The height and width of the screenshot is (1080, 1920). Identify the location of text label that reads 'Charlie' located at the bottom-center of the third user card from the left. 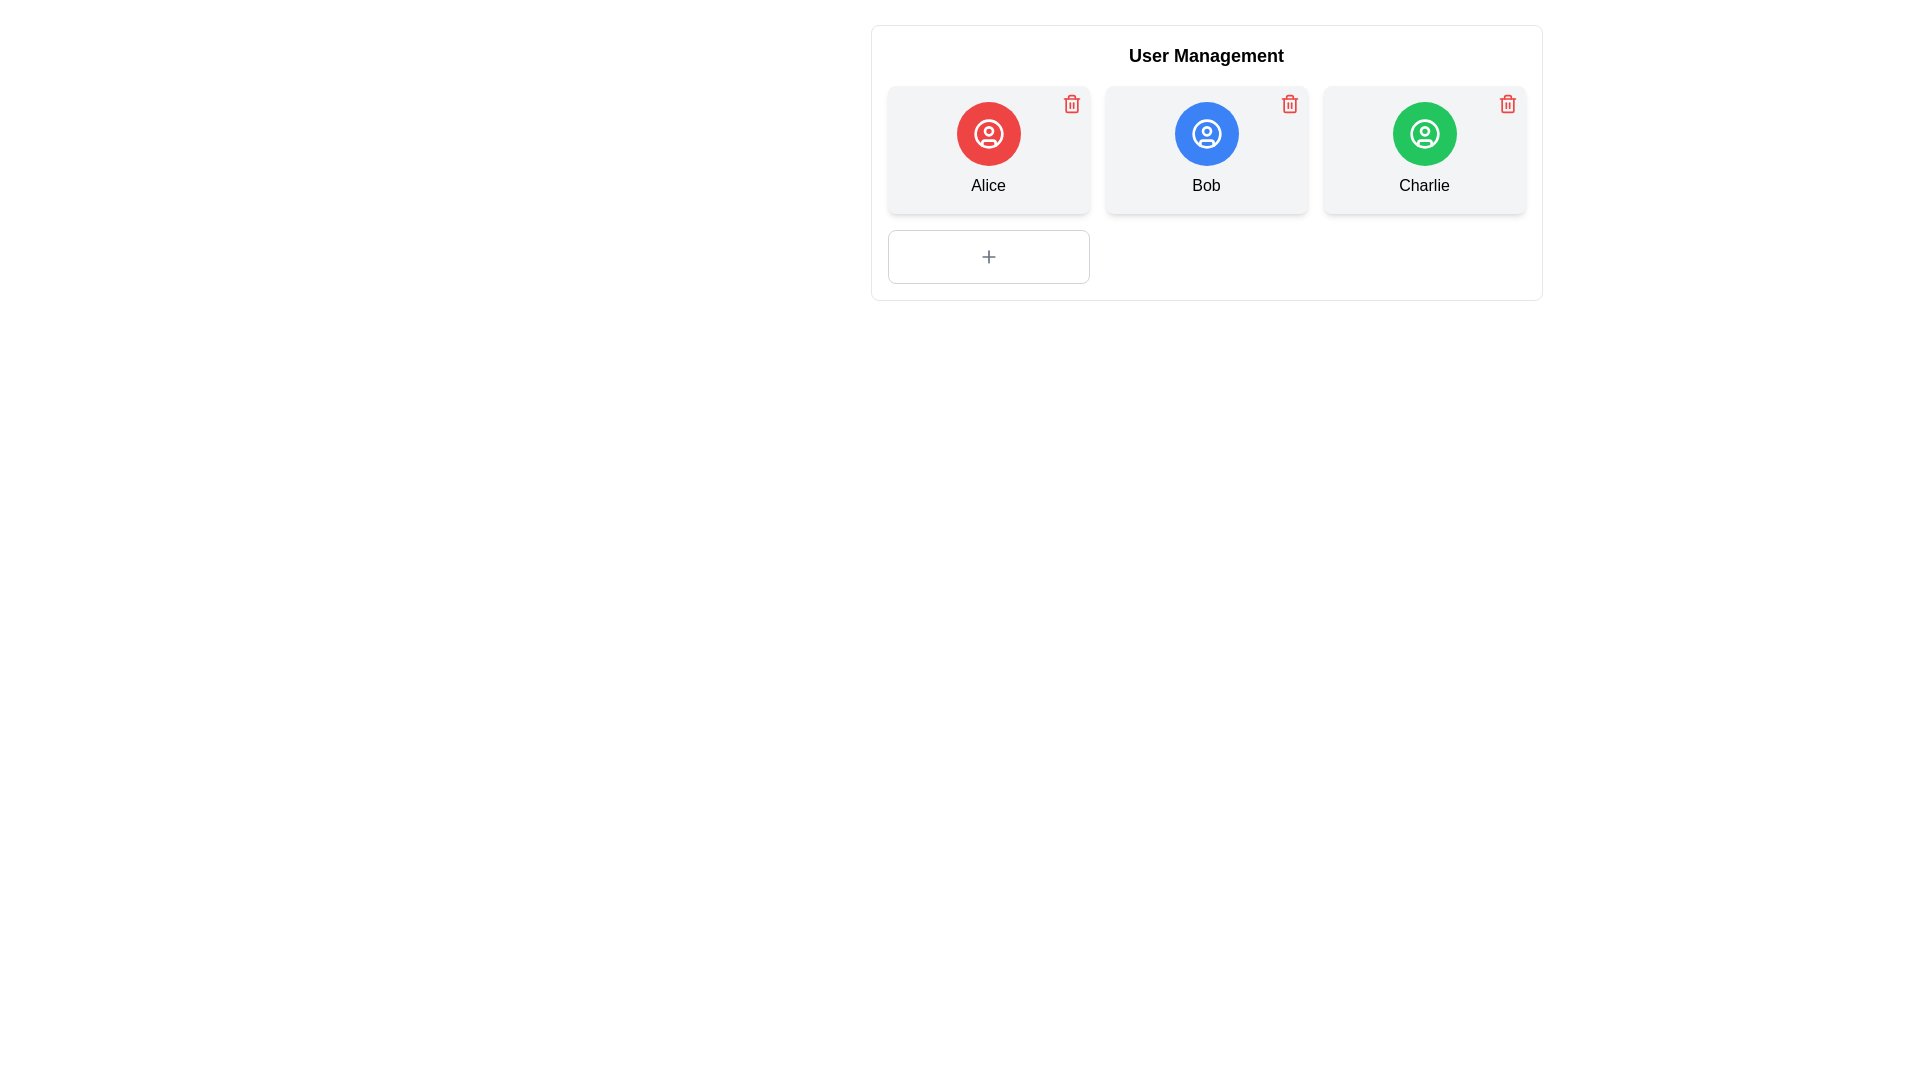
(1423, 185).